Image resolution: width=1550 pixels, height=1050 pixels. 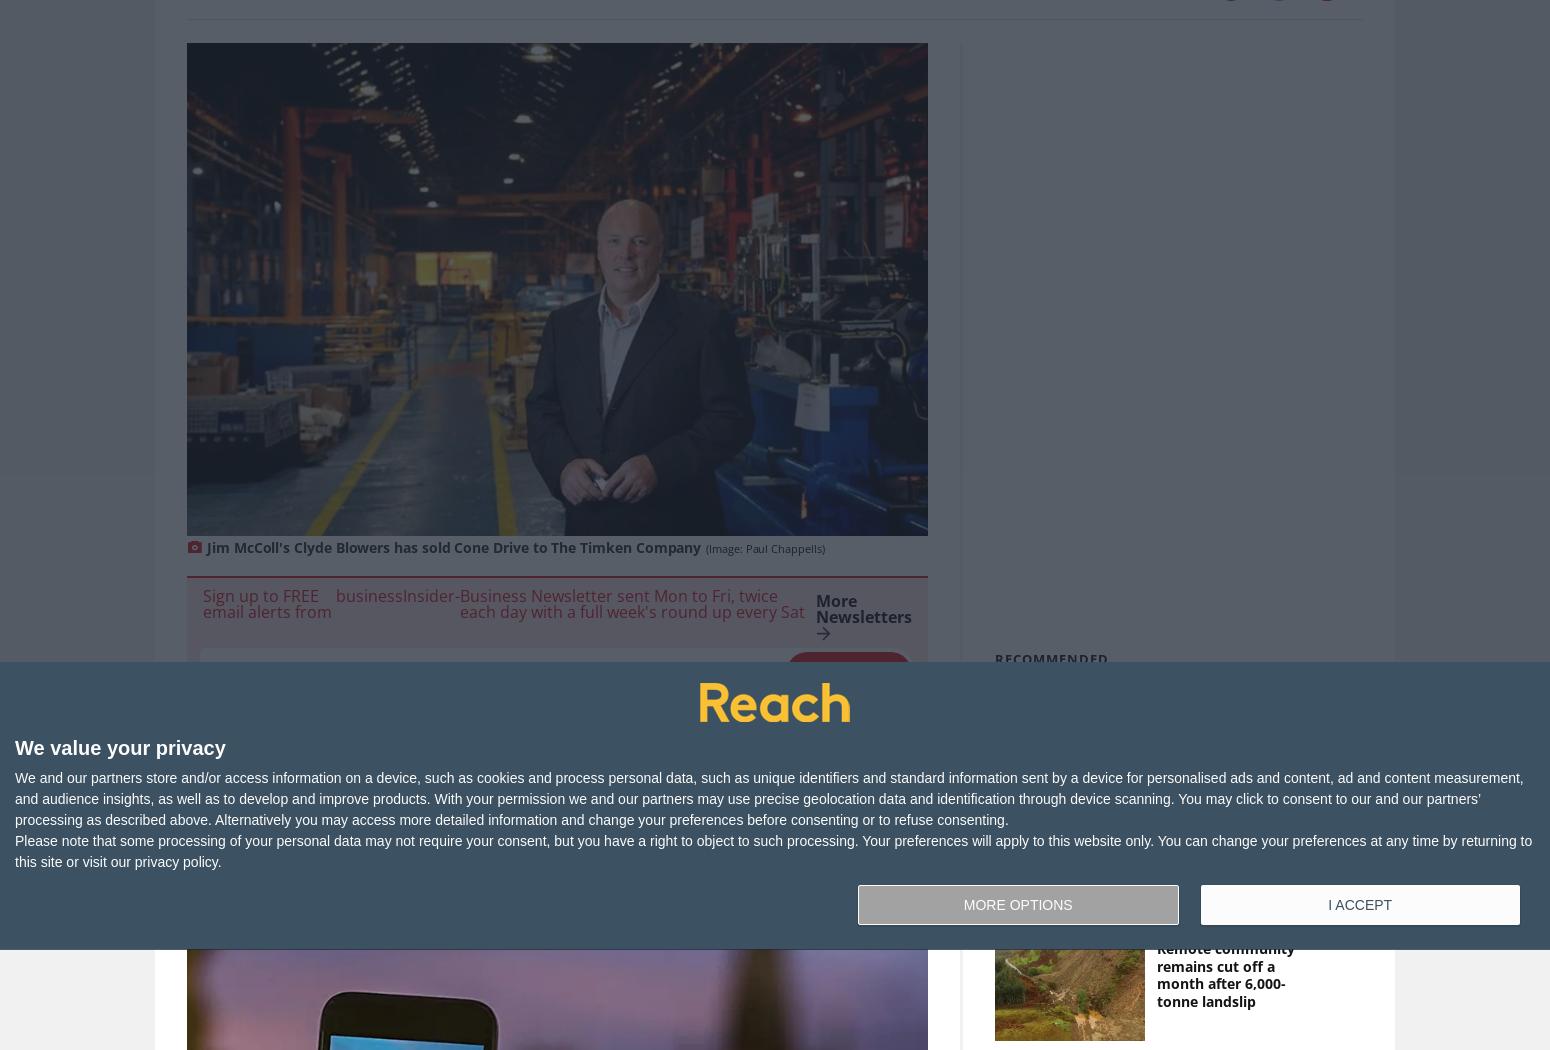 I want to click on 'You can find this story in', so click(x=712, y=844).